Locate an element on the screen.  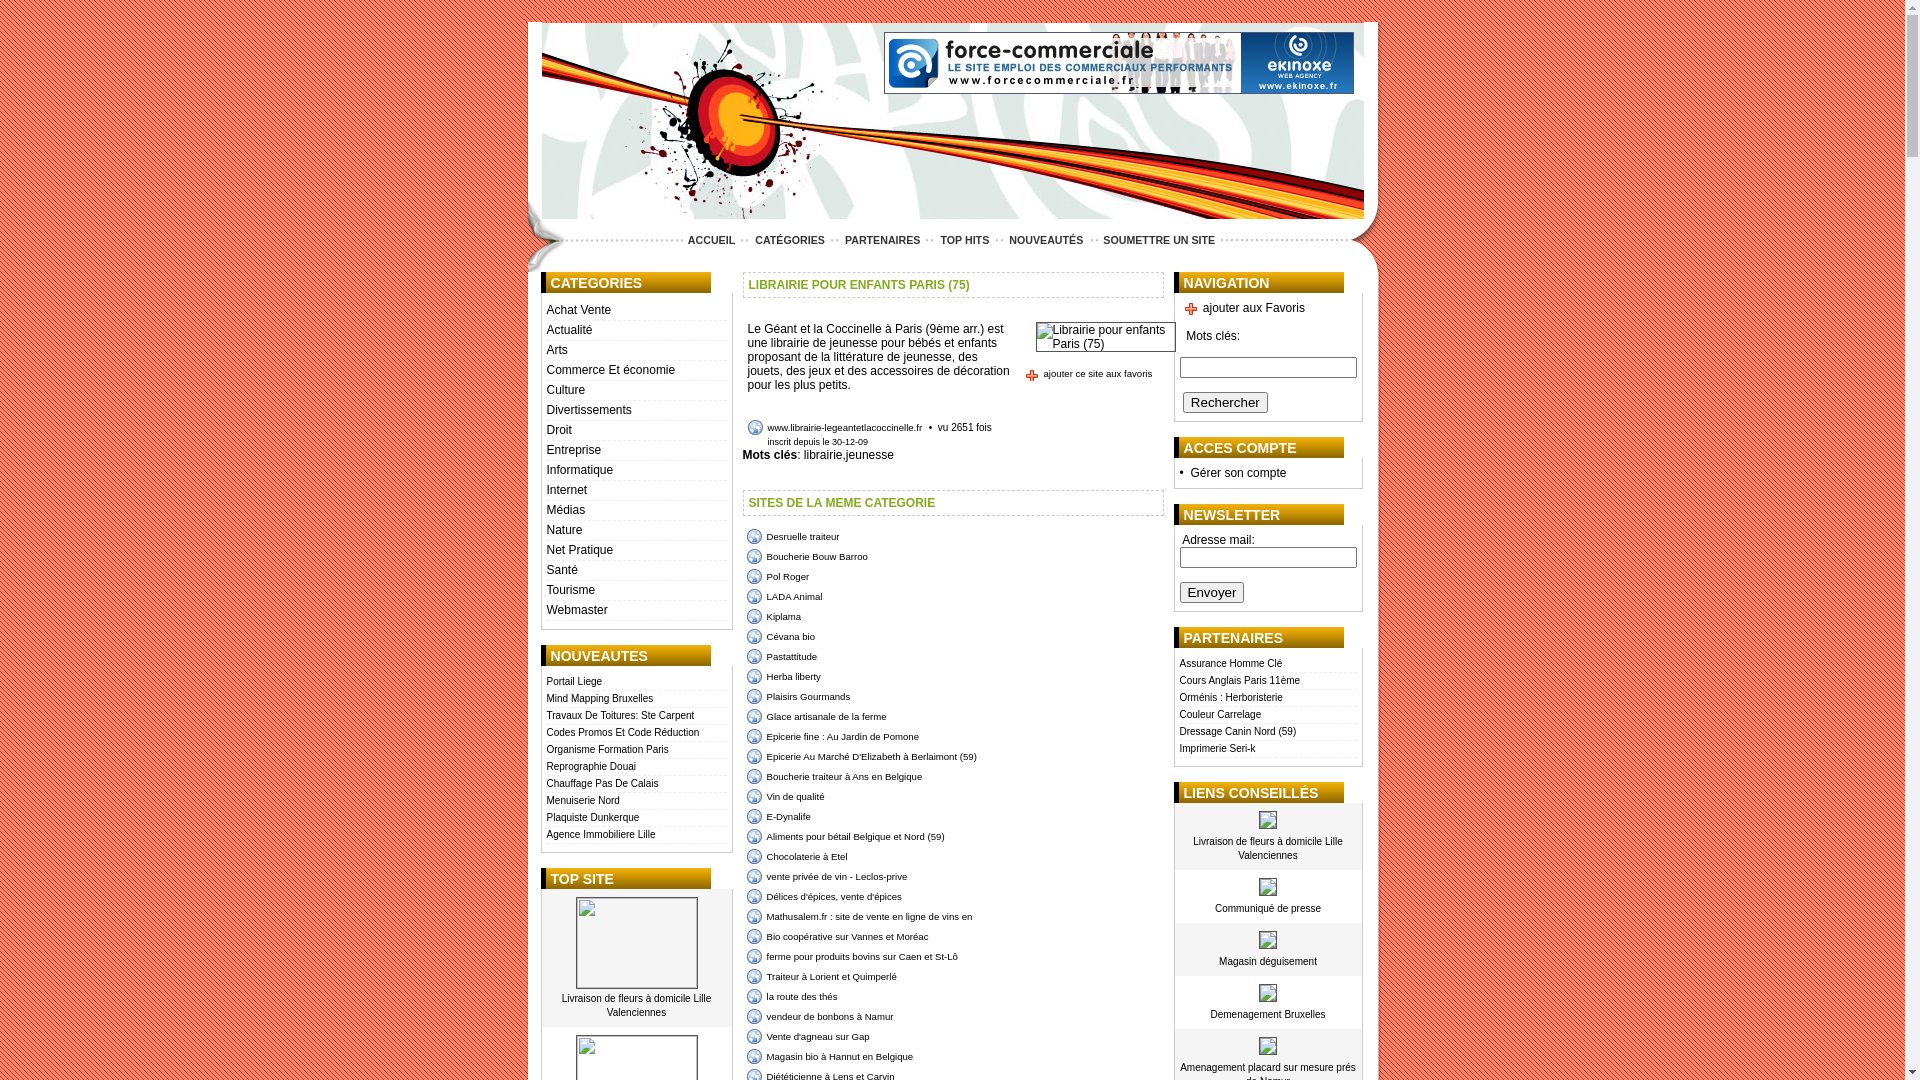
'Couleur Carrelage' is located at coordinates (1267, 714).